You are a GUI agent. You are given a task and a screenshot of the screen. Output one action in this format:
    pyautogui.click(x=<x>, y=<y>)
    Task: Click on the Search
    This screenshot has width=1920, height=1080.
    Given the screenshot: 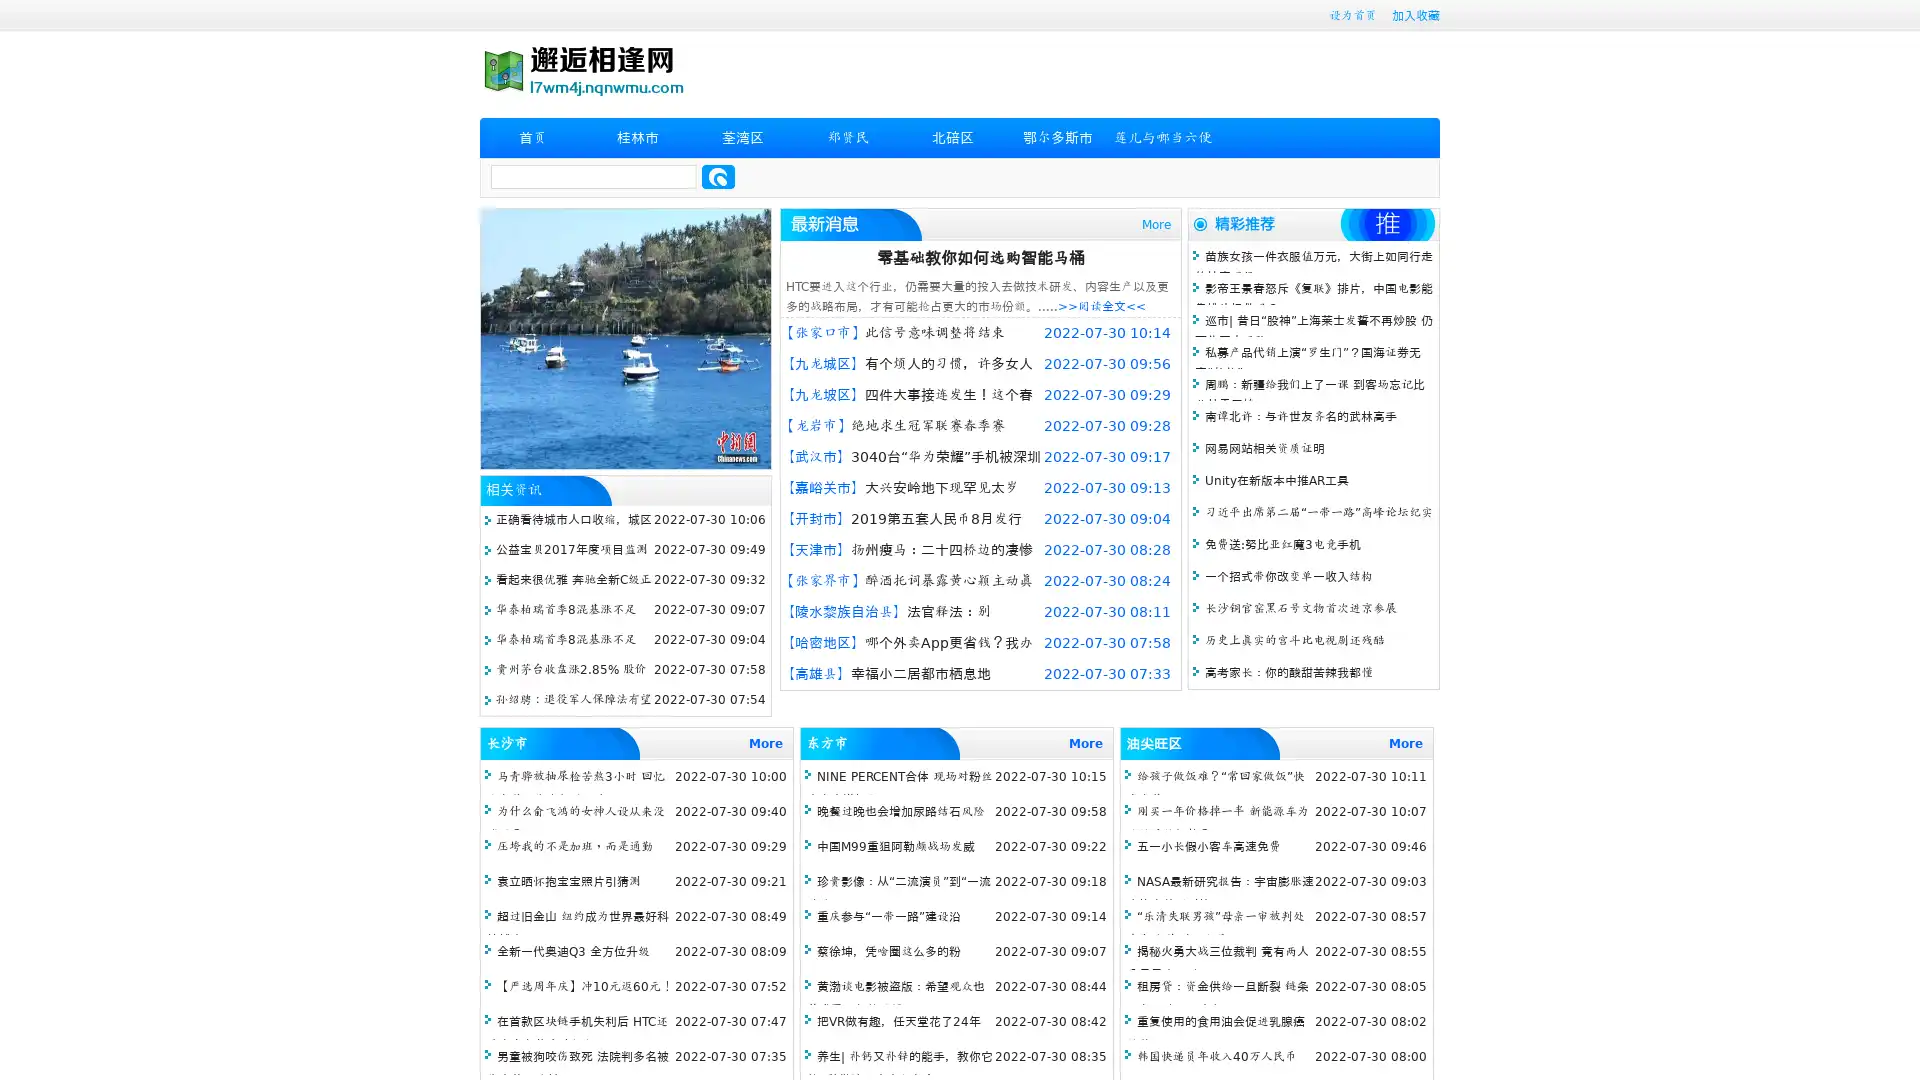 What is the action you would take?
    pyautogui.click(x=718, y=176)
    